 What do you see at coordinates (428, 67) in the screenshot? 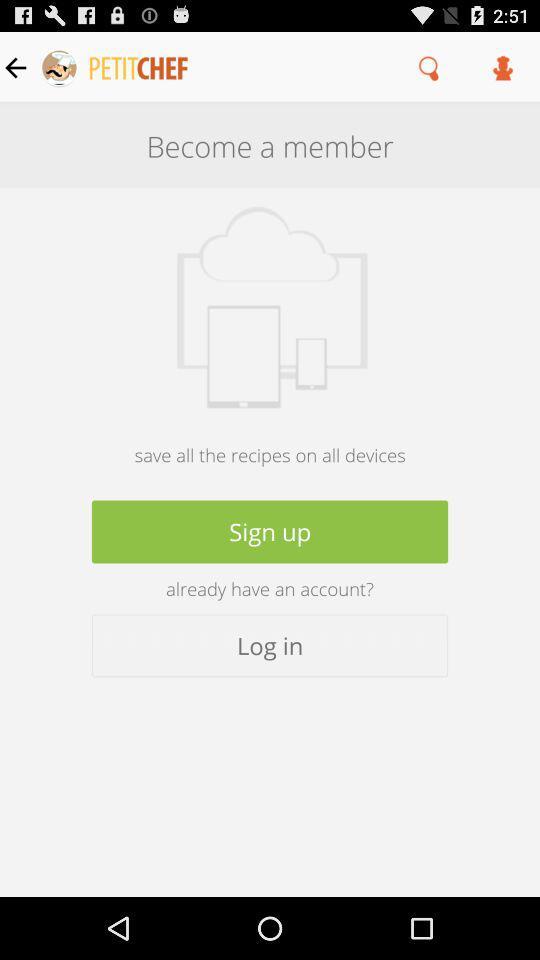
I see `item above the become a member item` at bounding box center [428, 67].